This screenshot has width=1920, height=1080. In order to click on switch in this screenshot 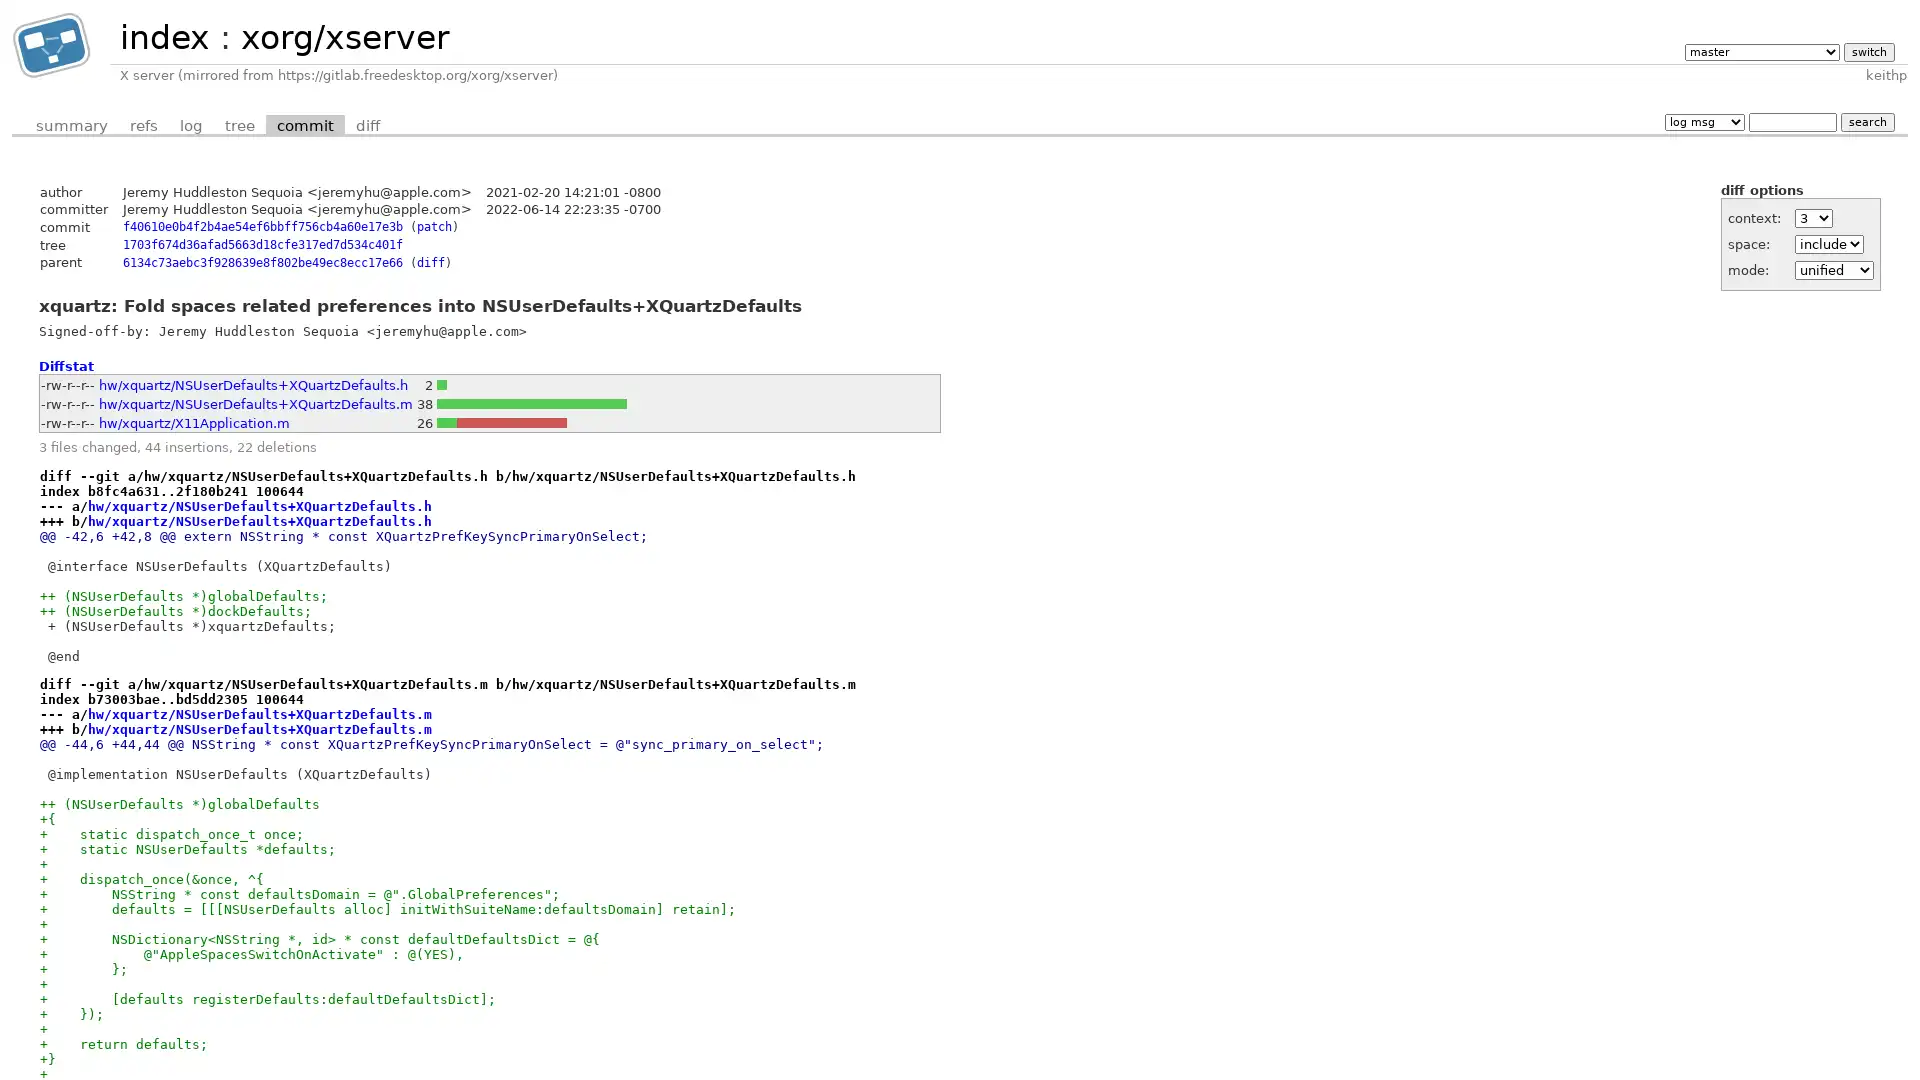, I will do `click(1867, 50)`.